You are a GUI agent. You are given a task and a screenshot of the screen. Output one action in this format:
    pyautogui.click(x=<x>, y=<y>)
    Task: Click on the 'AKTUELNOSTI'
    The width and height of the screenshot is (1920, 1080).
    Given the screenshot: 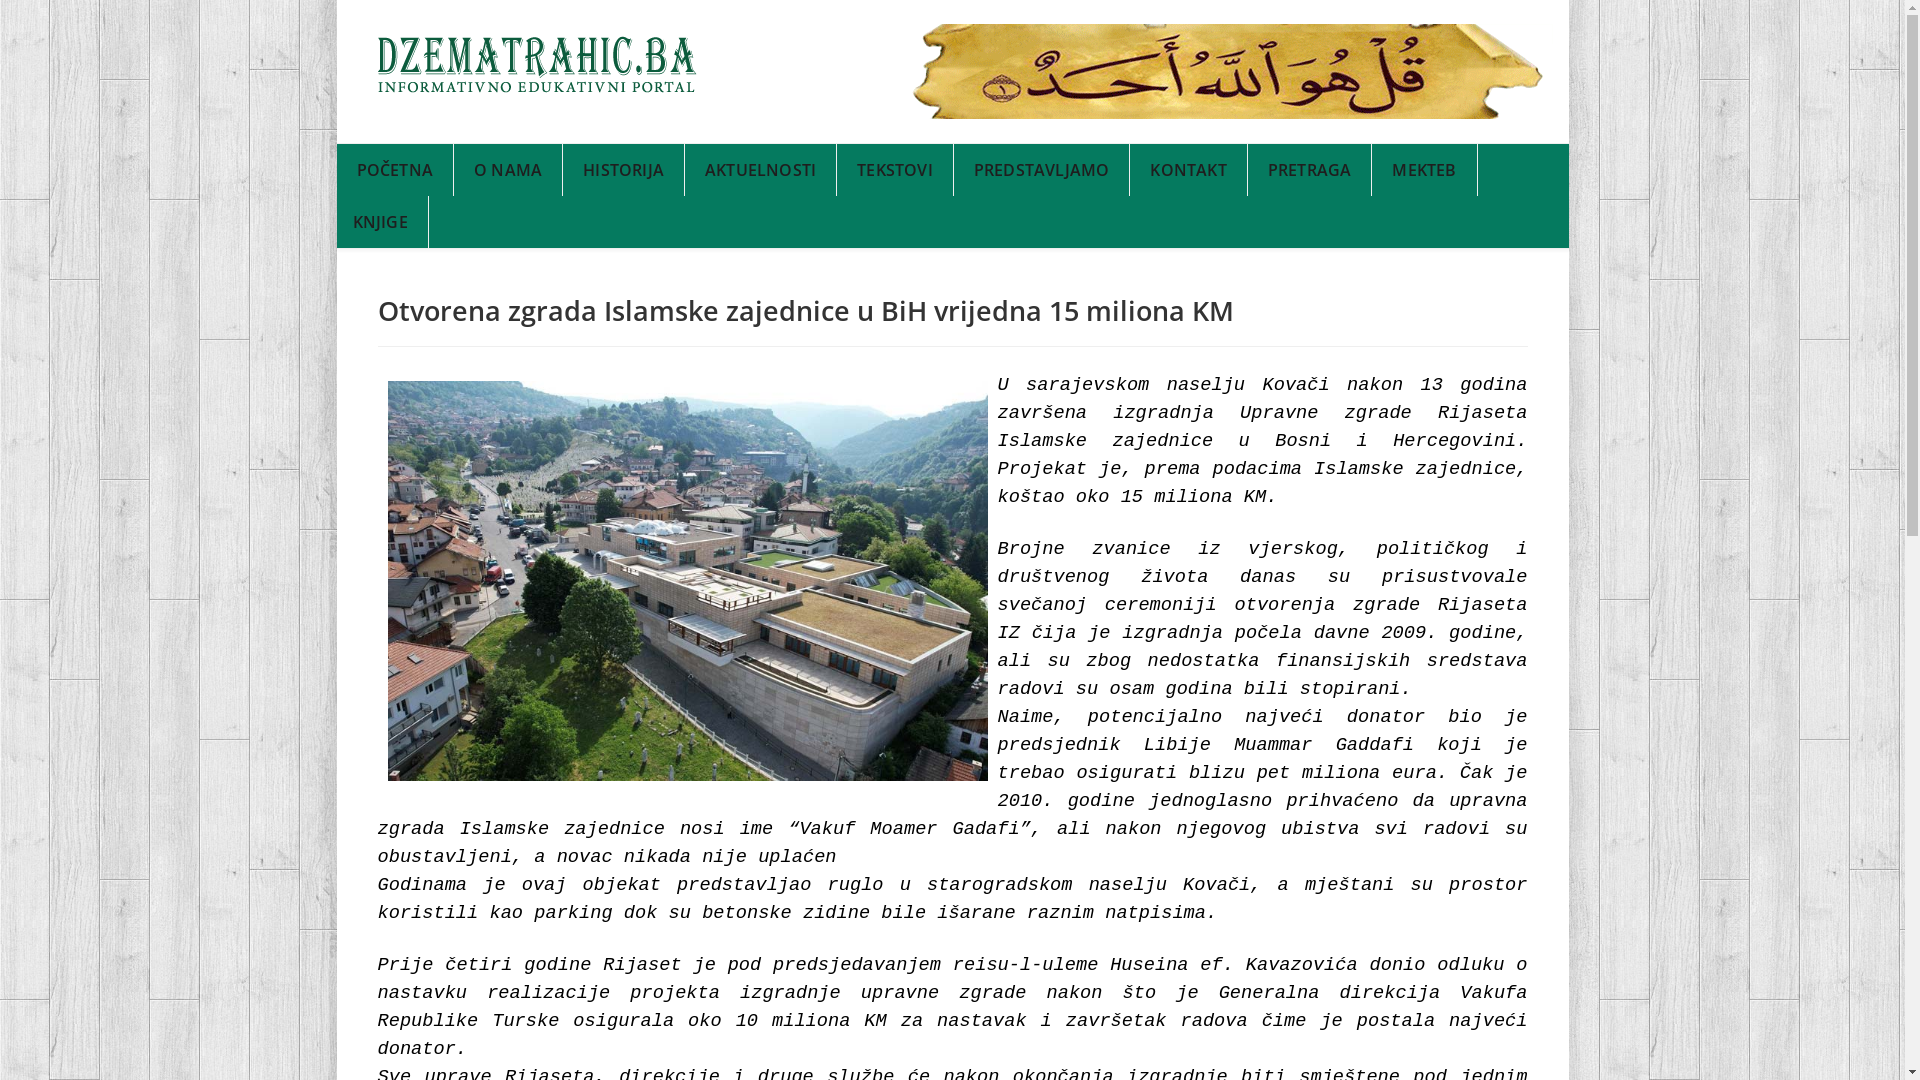 What is the action you would take?
    pyautogui.click(x=760, y=168)
    